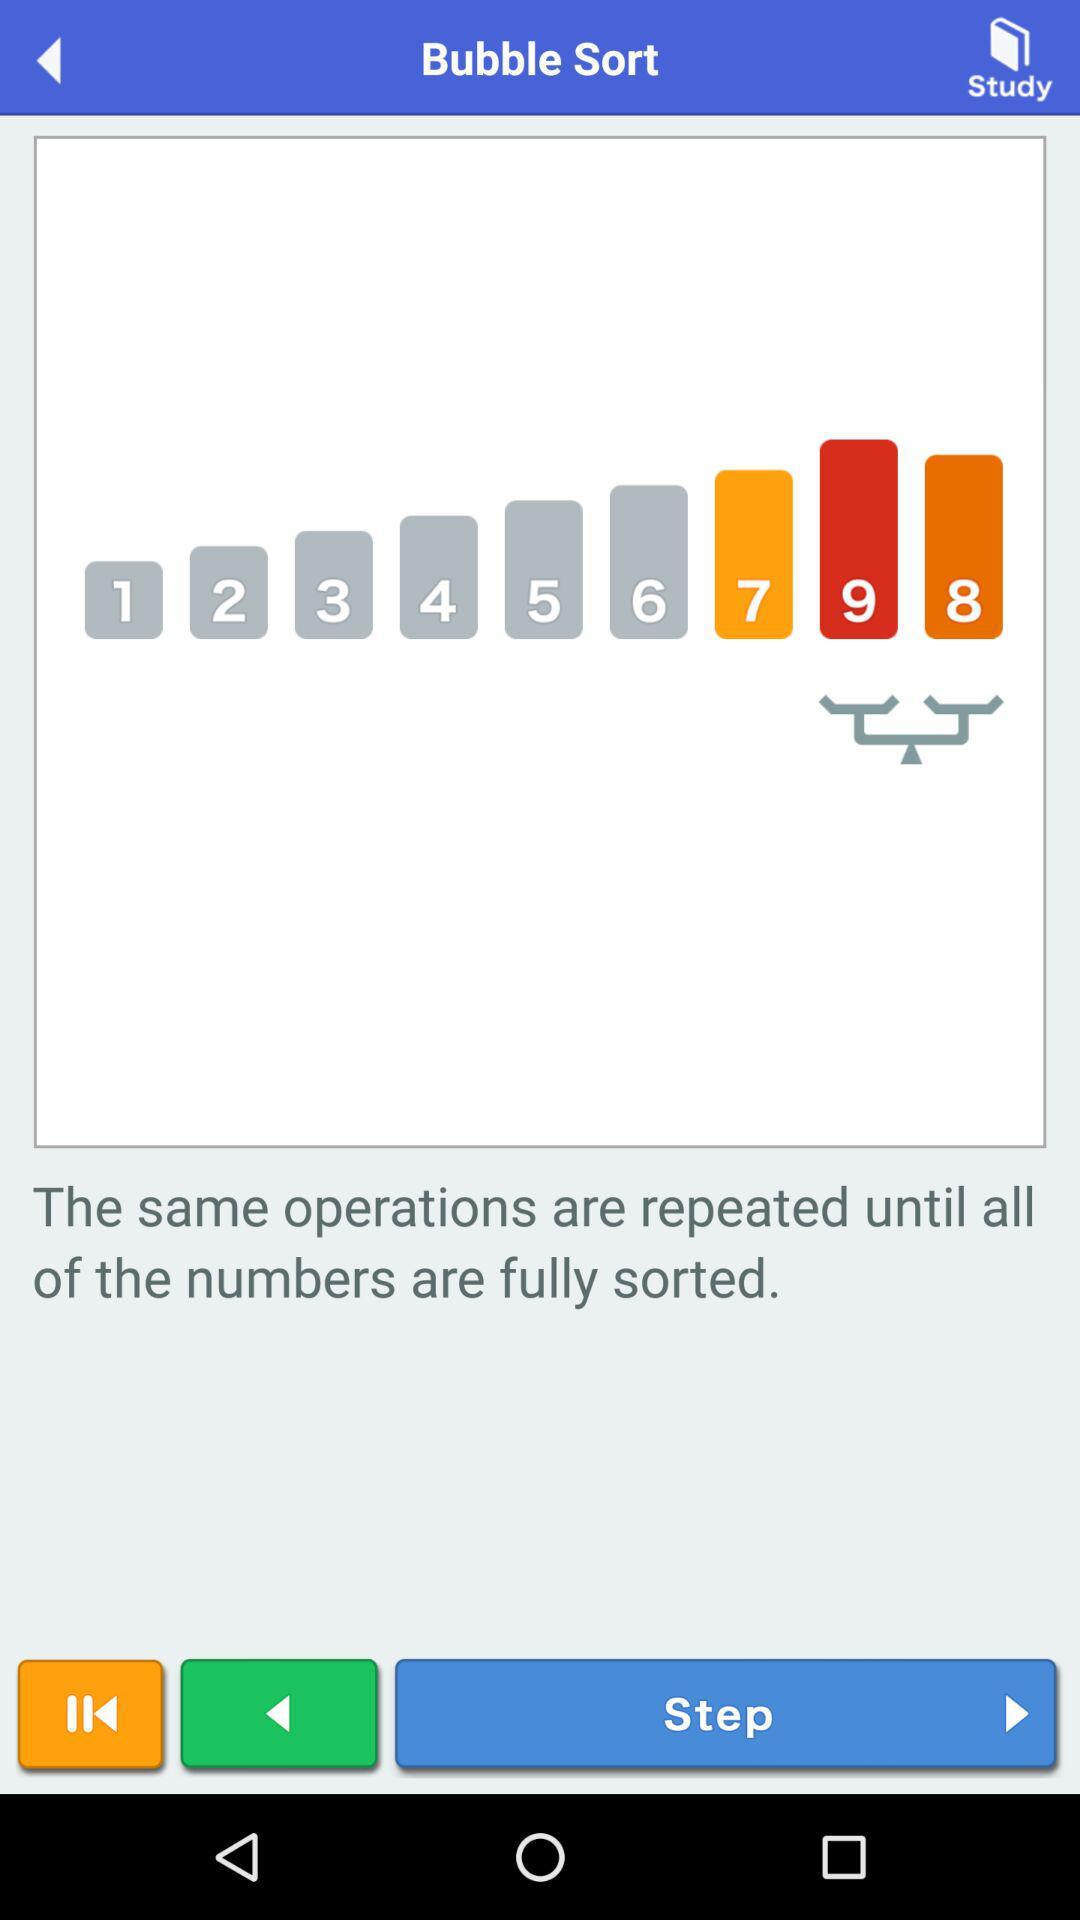 This screenshot has width=1080, height=1920. I want to click on rewind, so click(92, 1717).